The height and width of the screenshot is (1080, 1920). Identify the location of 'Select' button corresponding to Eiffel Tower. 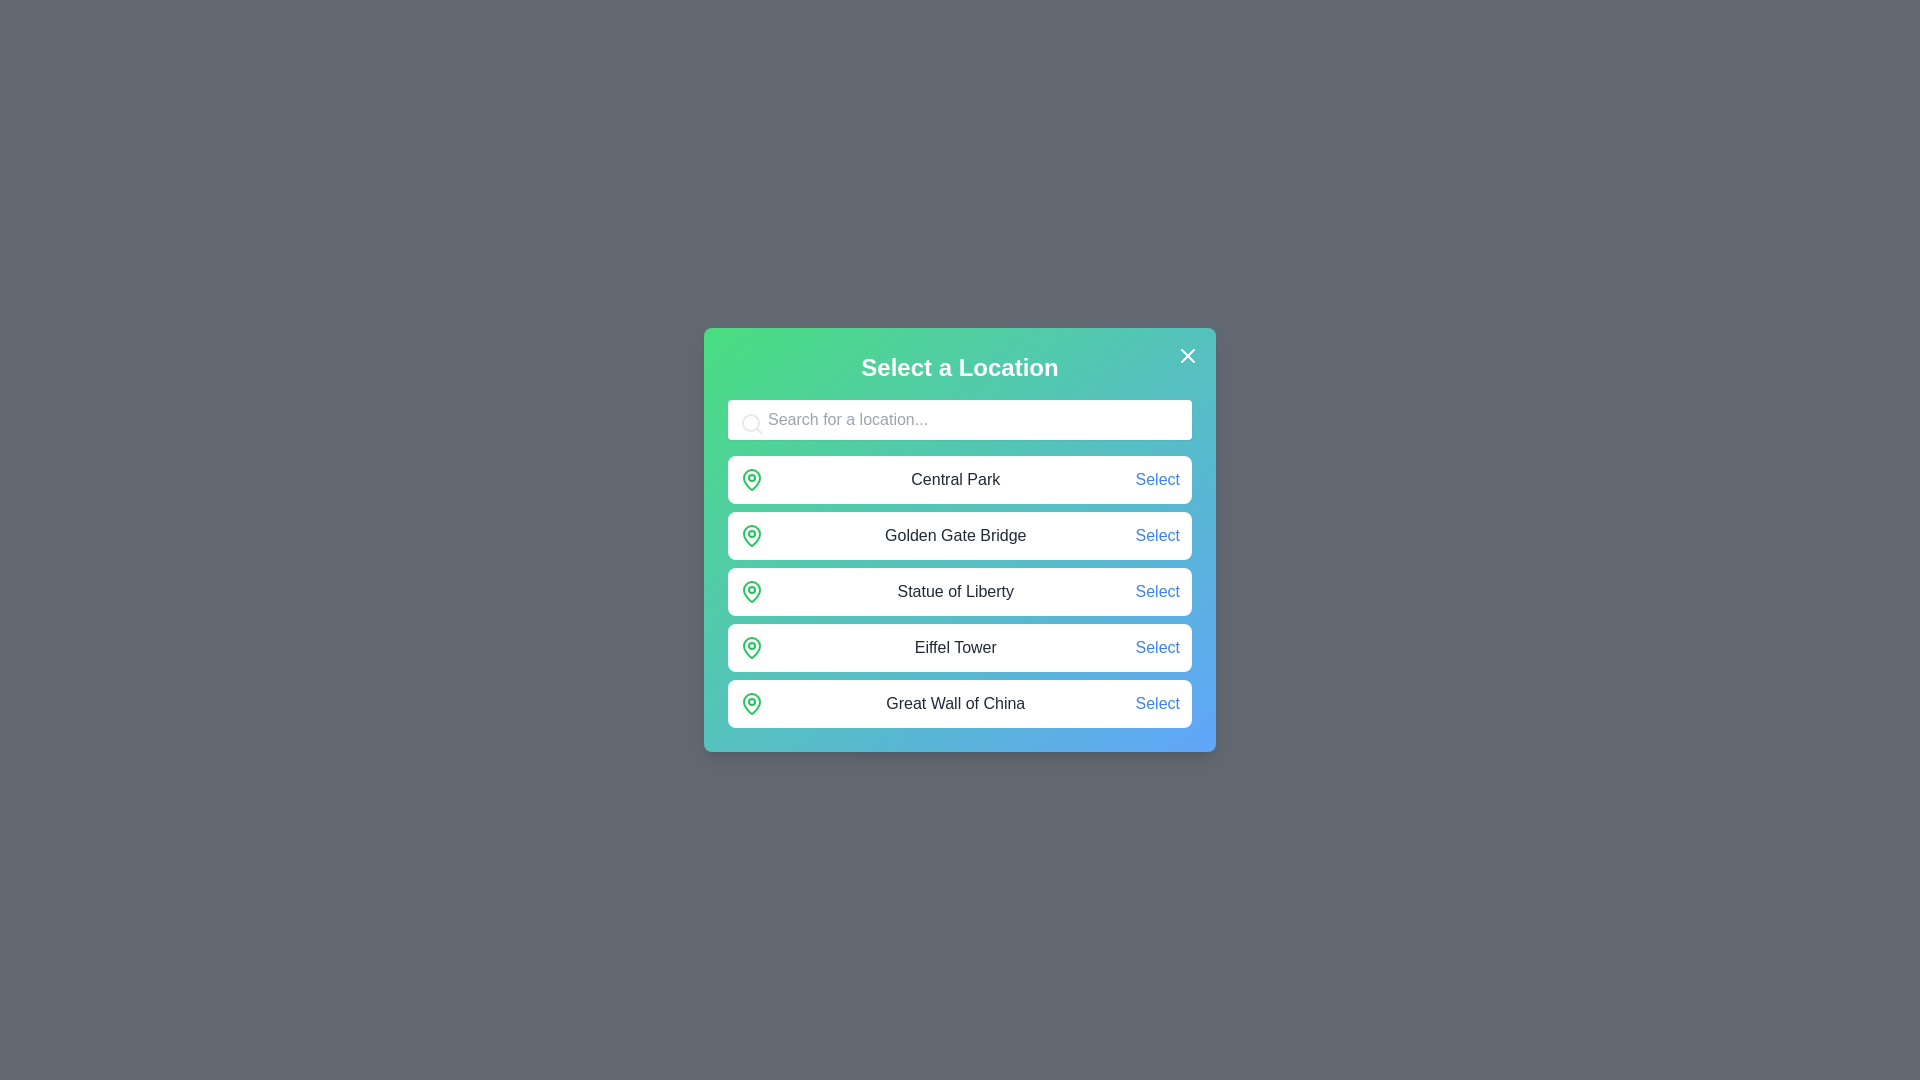
(1157, 648).